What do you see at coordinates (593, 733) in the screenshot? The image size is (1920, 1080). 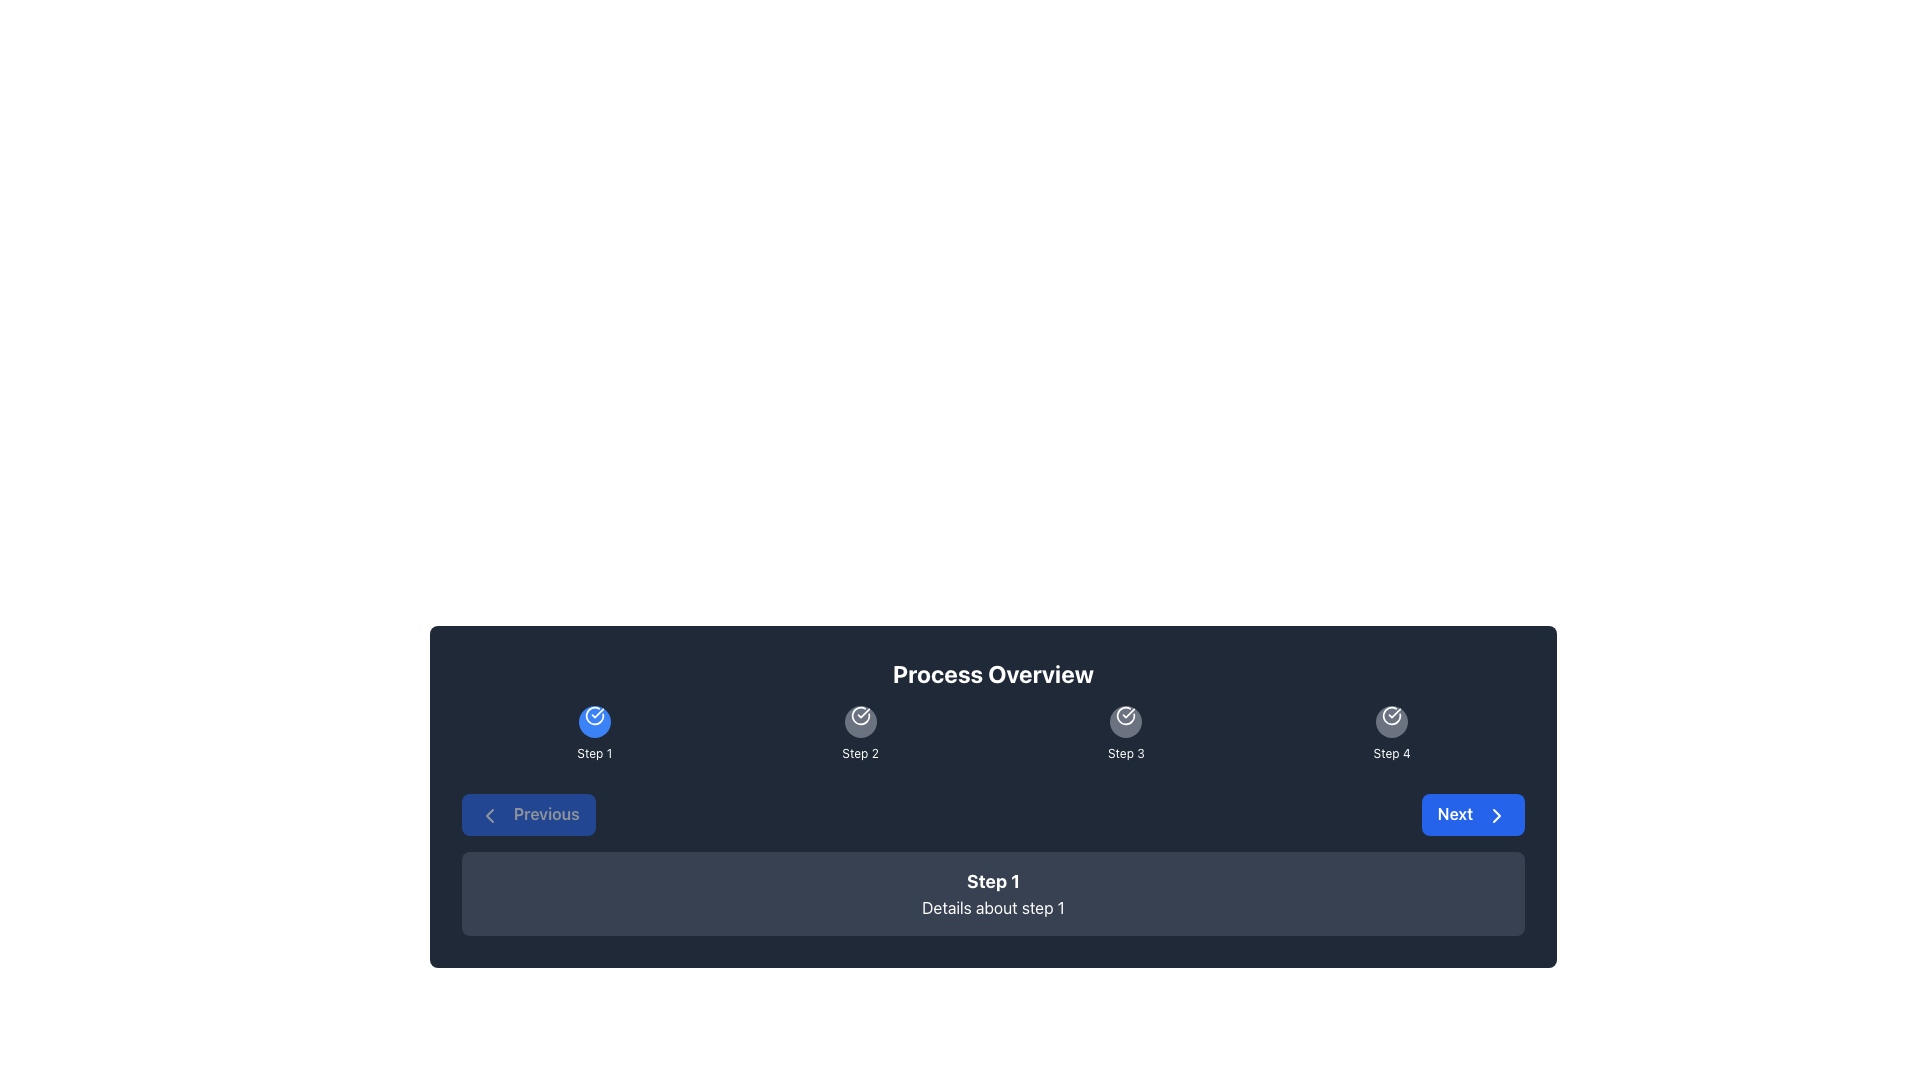 I see `the Interactive step indicator which is a blue circular icon with a white check mark labeled 'Step 1', located at the far left of the step indicators` at bounding box center [593, 733].